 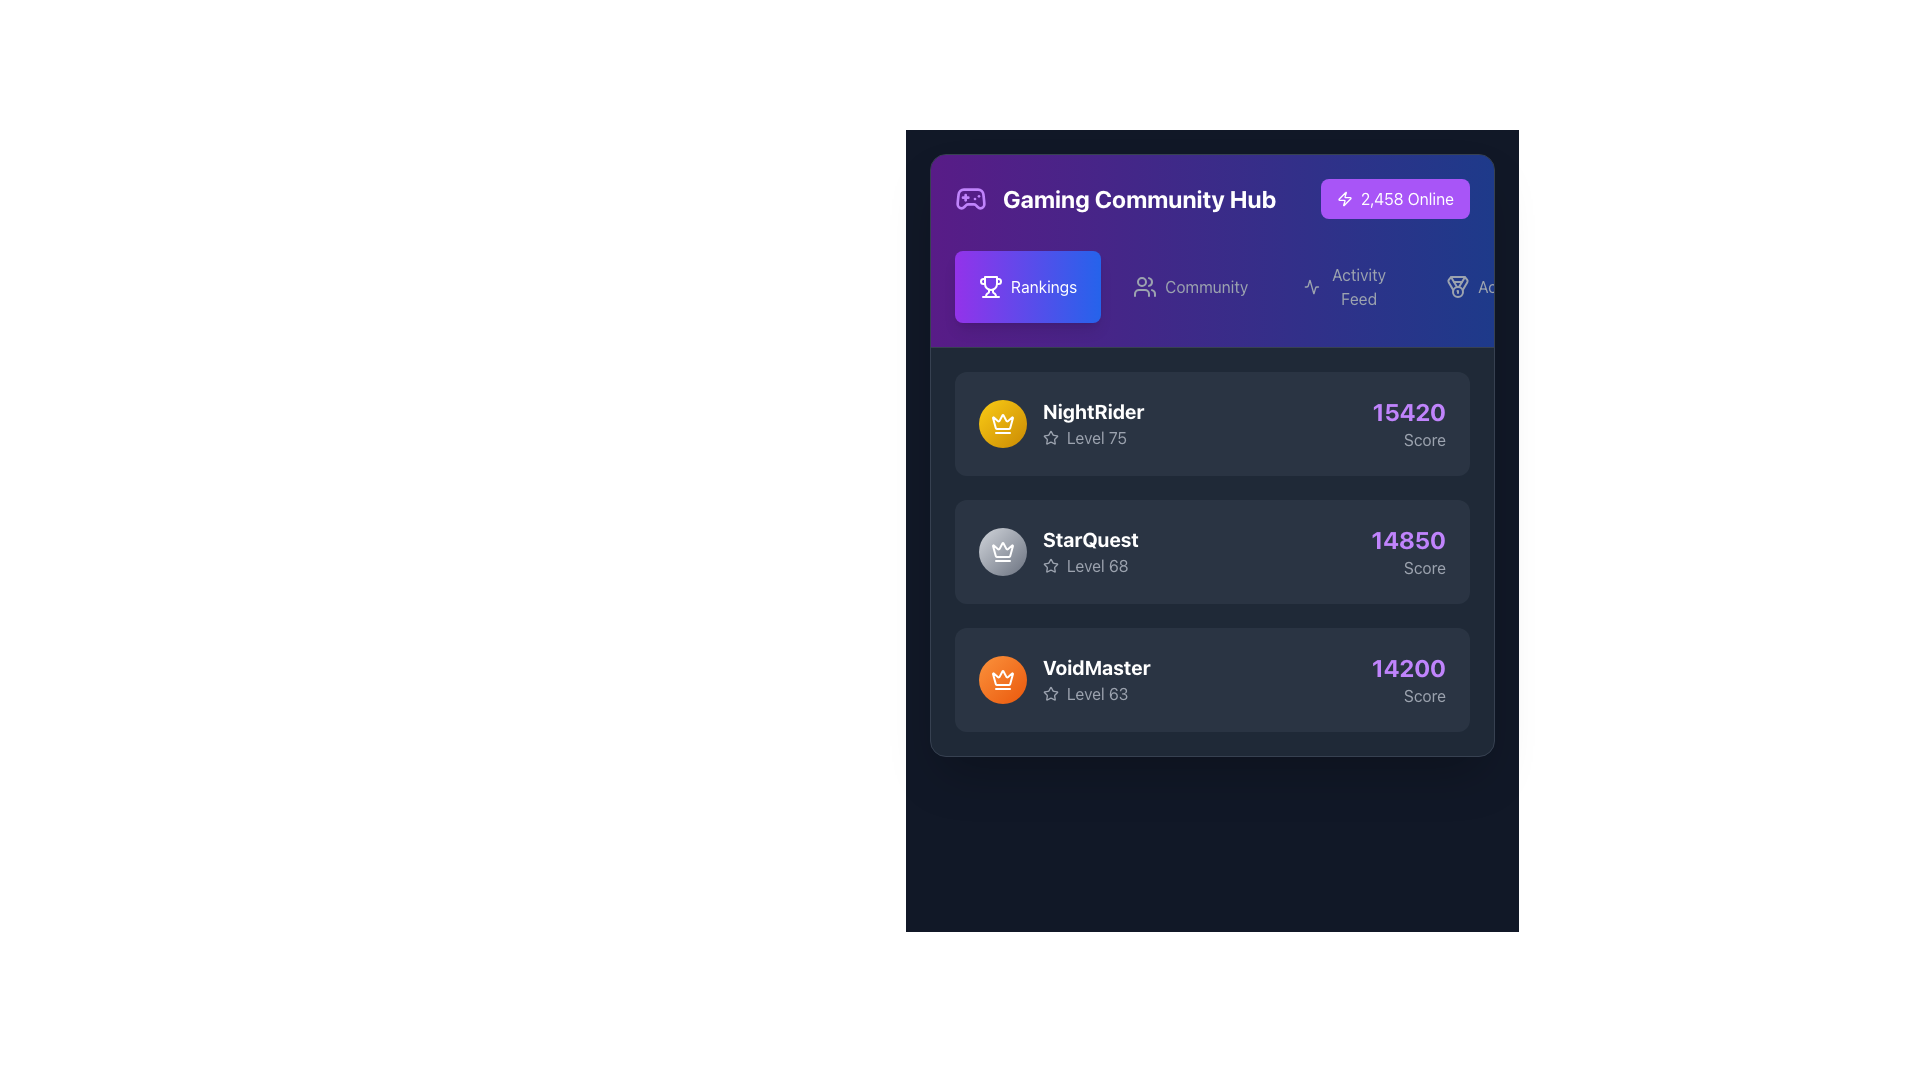 I want to click on the star-shaped icon with an outlined style located to the left of the text 'Level 75' and below the label 'NightRider', so click(x=1050, y=437).